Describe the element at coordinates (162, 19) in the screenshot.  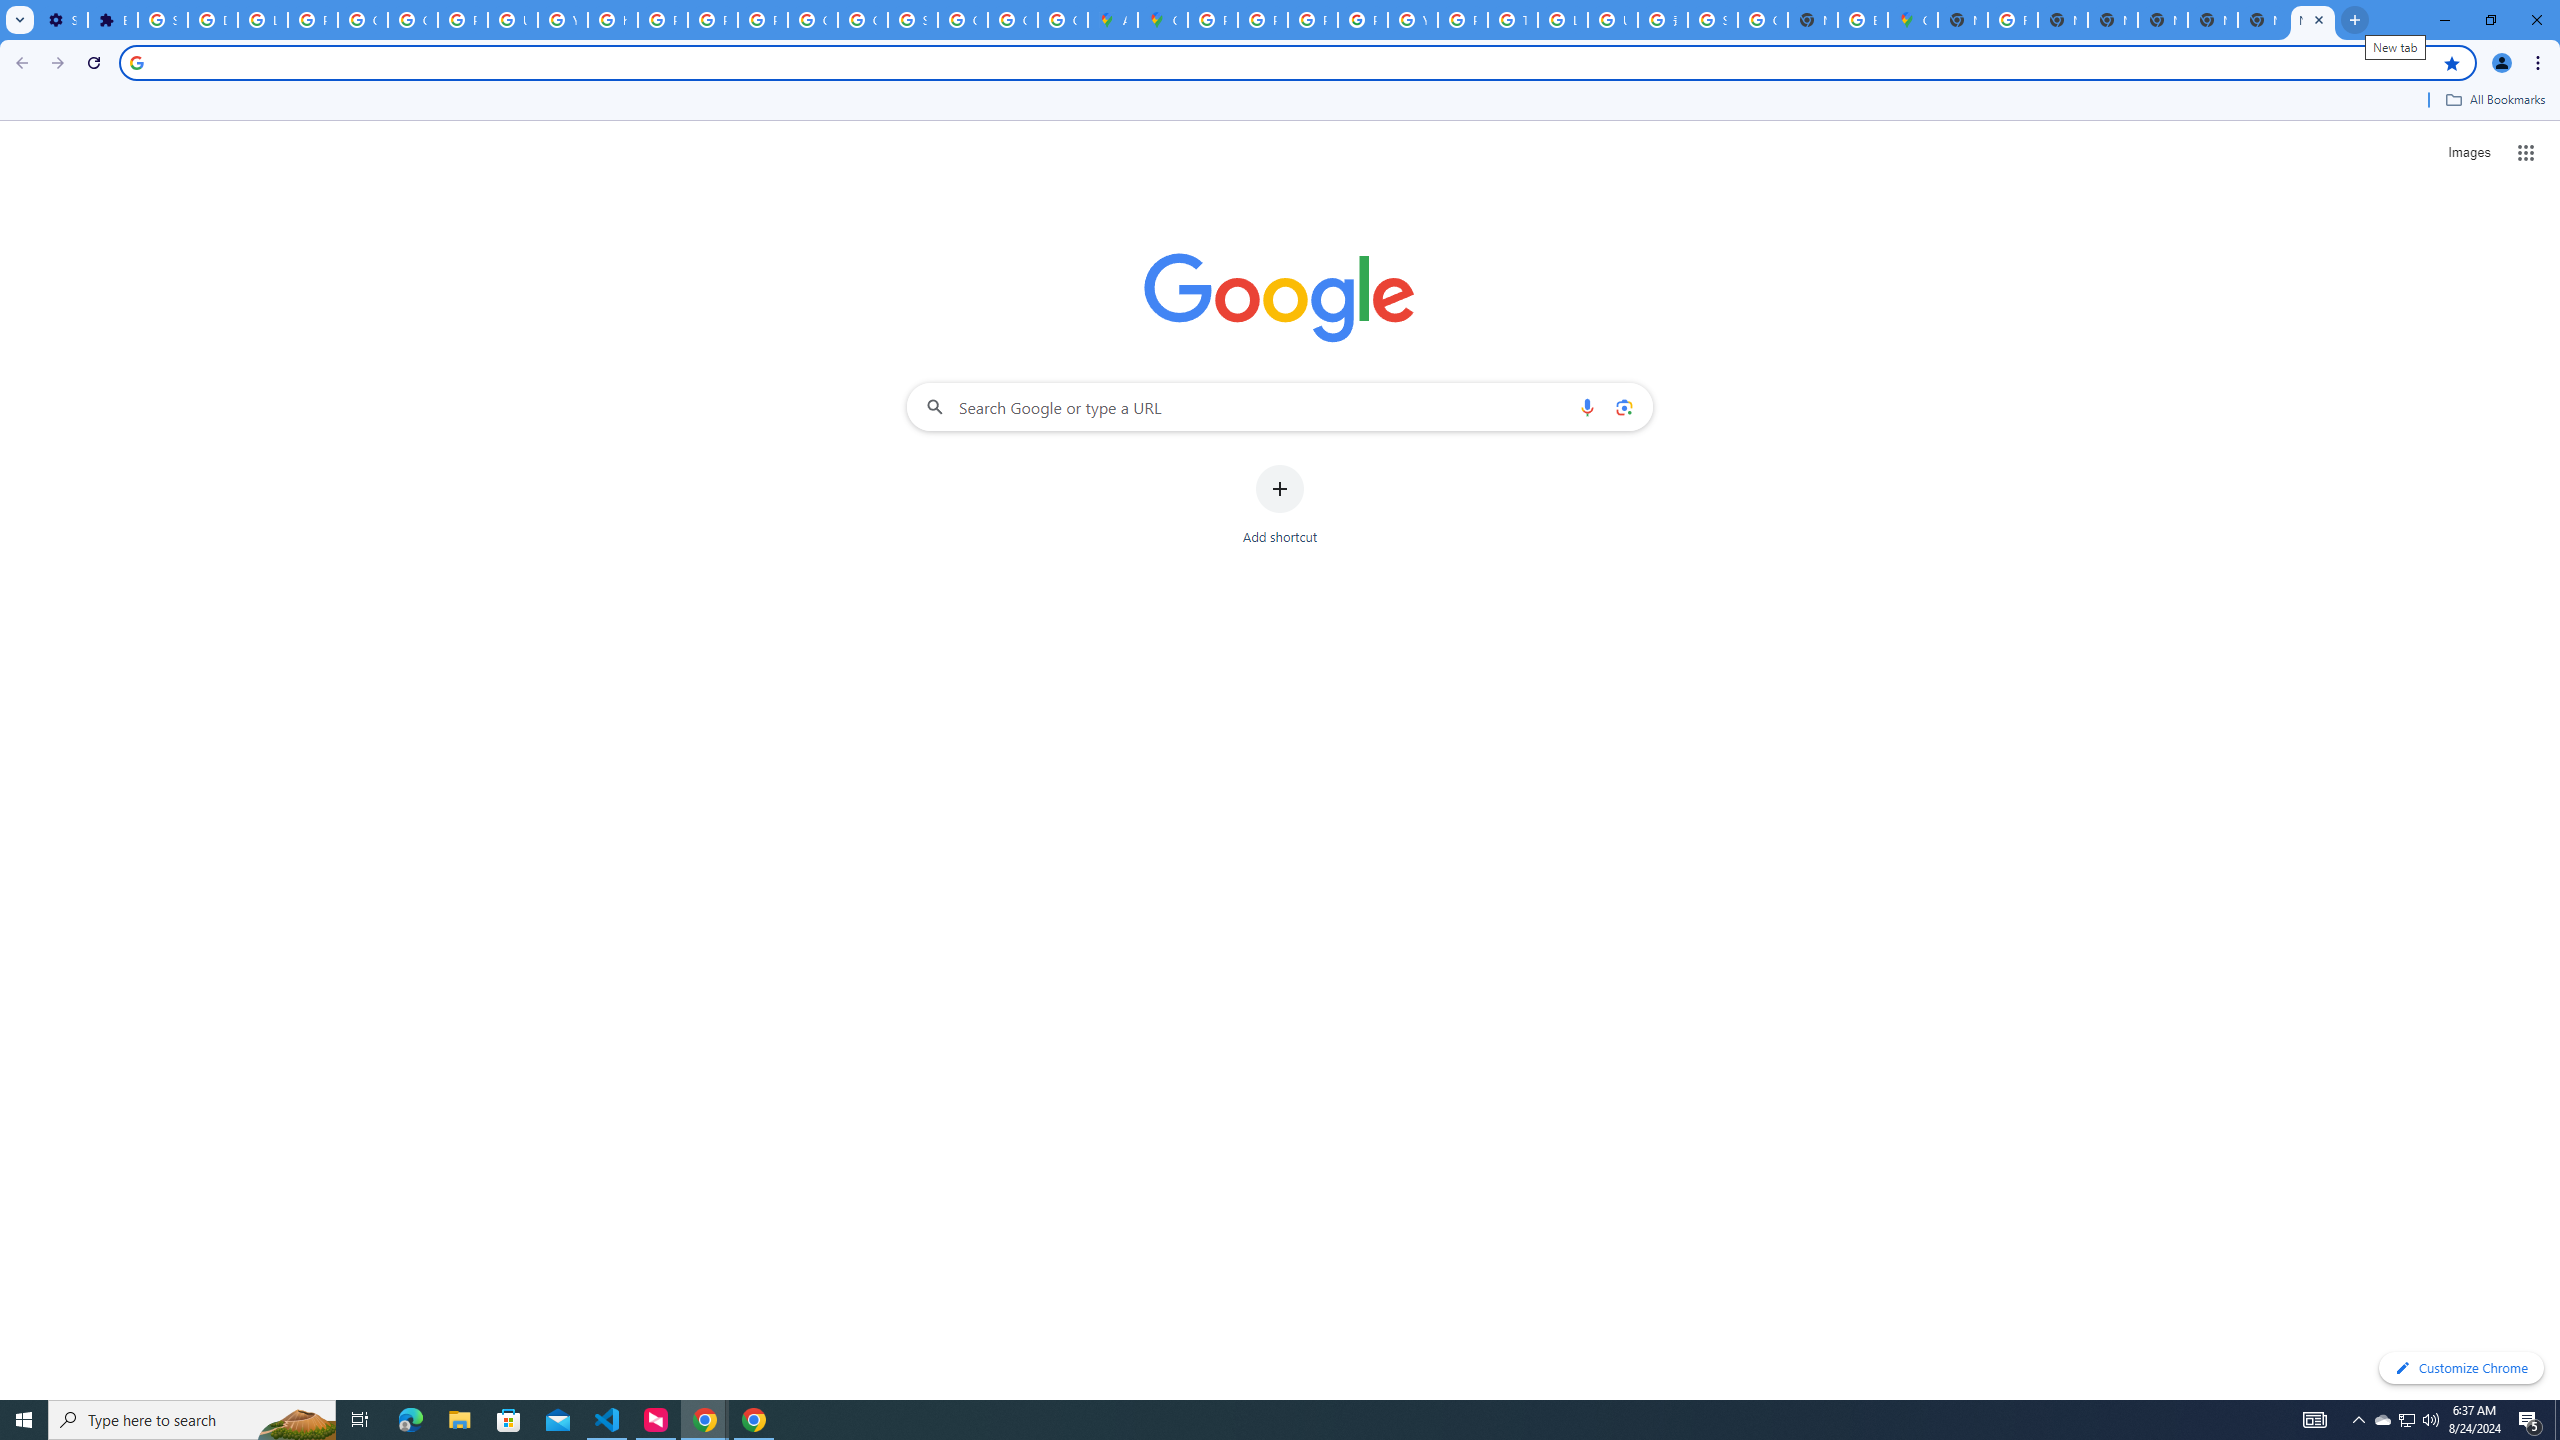
I see `'Sign in - Google Accounts'` at that location.